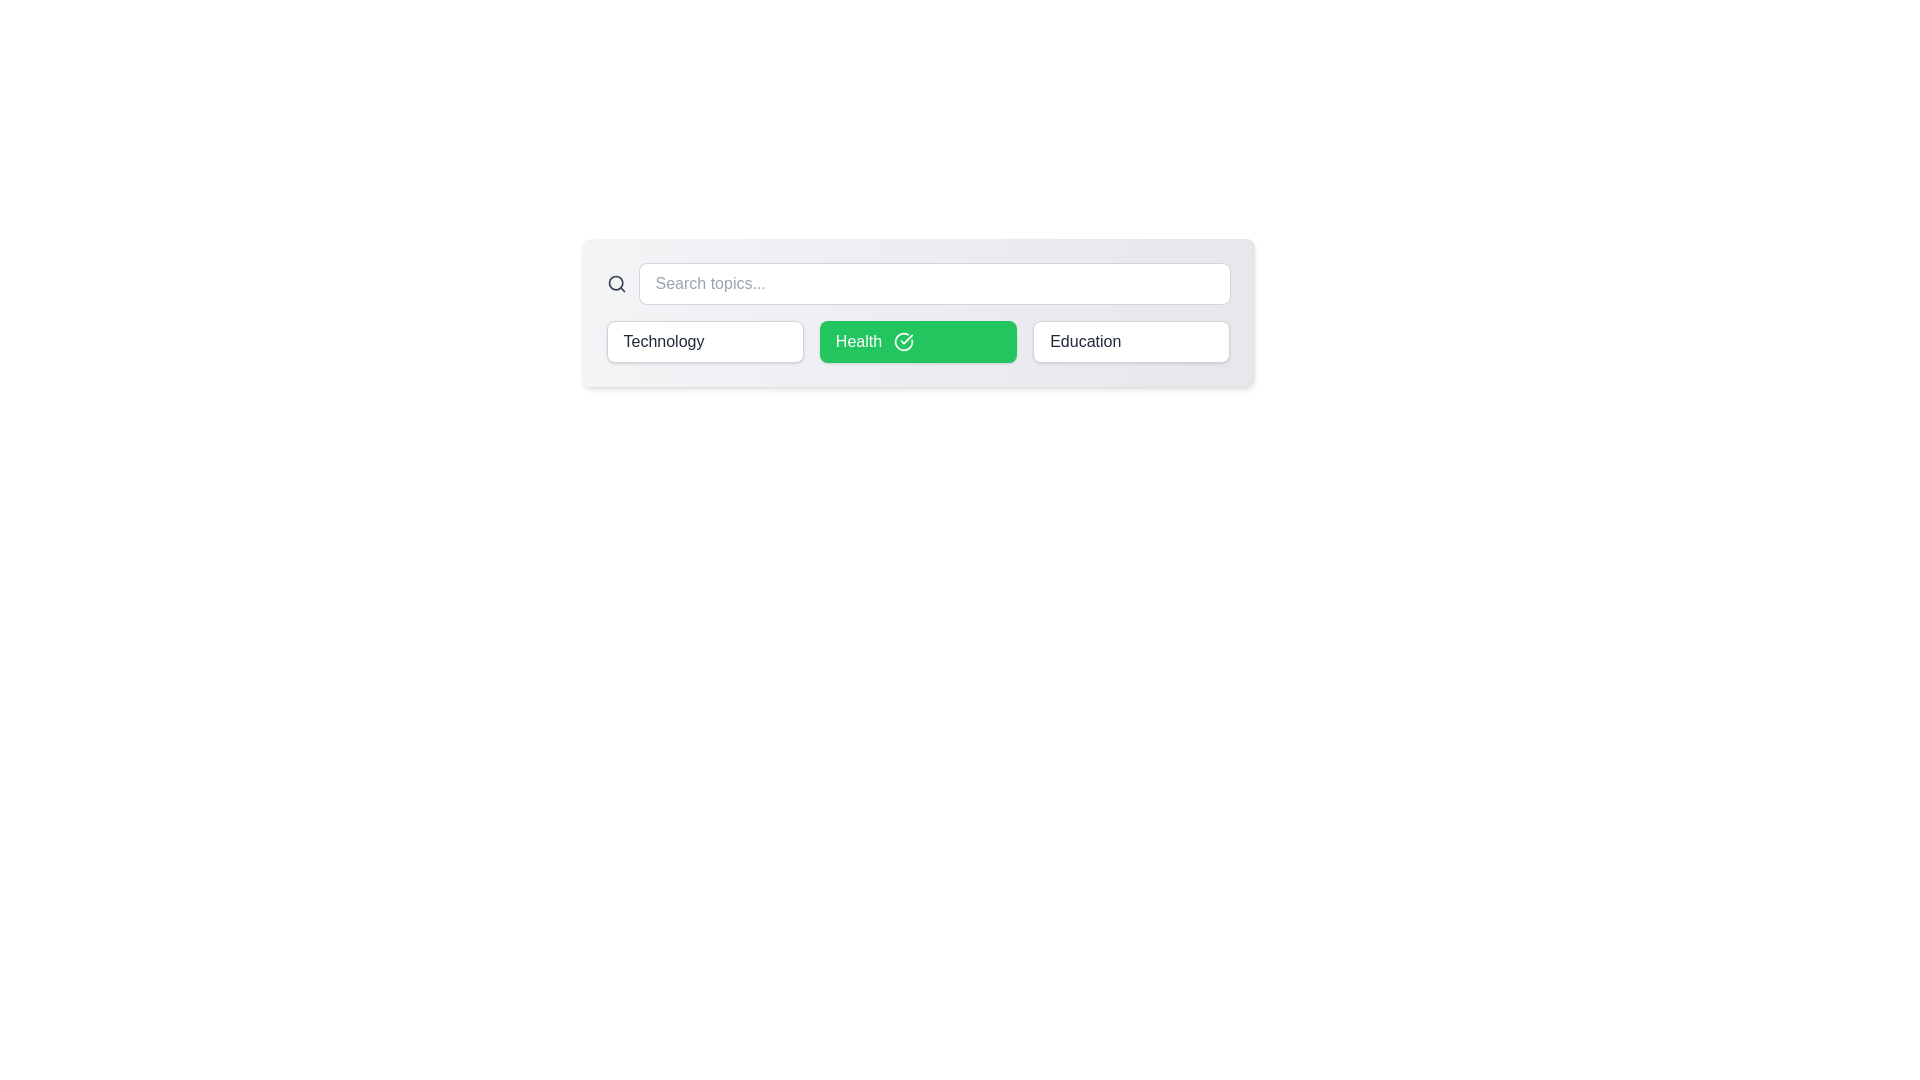 This screenshot has height=1080, width=1920. Describe the element at coordinates (705, 341) in the screenshot. I see `the chip labeled Technology to see its hover effect` at that location.